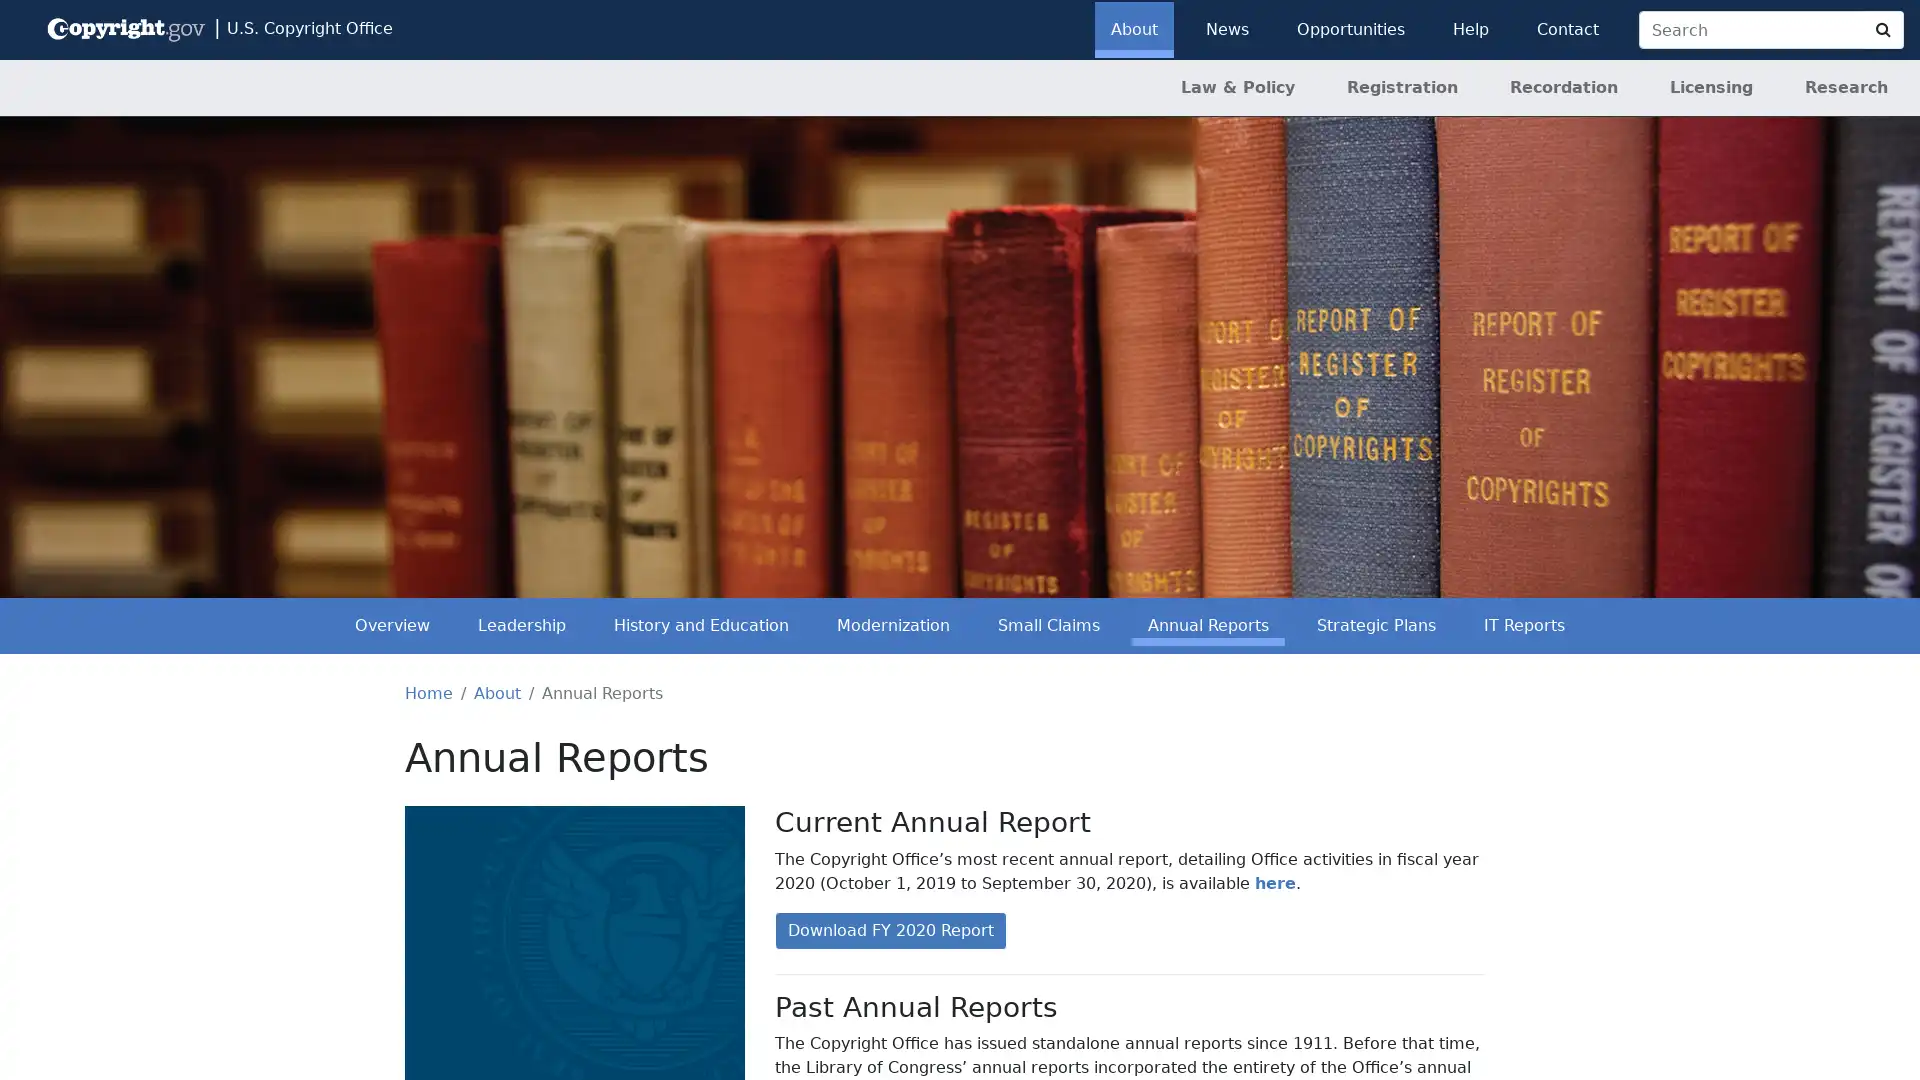  I want to click on Download FY 2020 Report, so click(890, 929).